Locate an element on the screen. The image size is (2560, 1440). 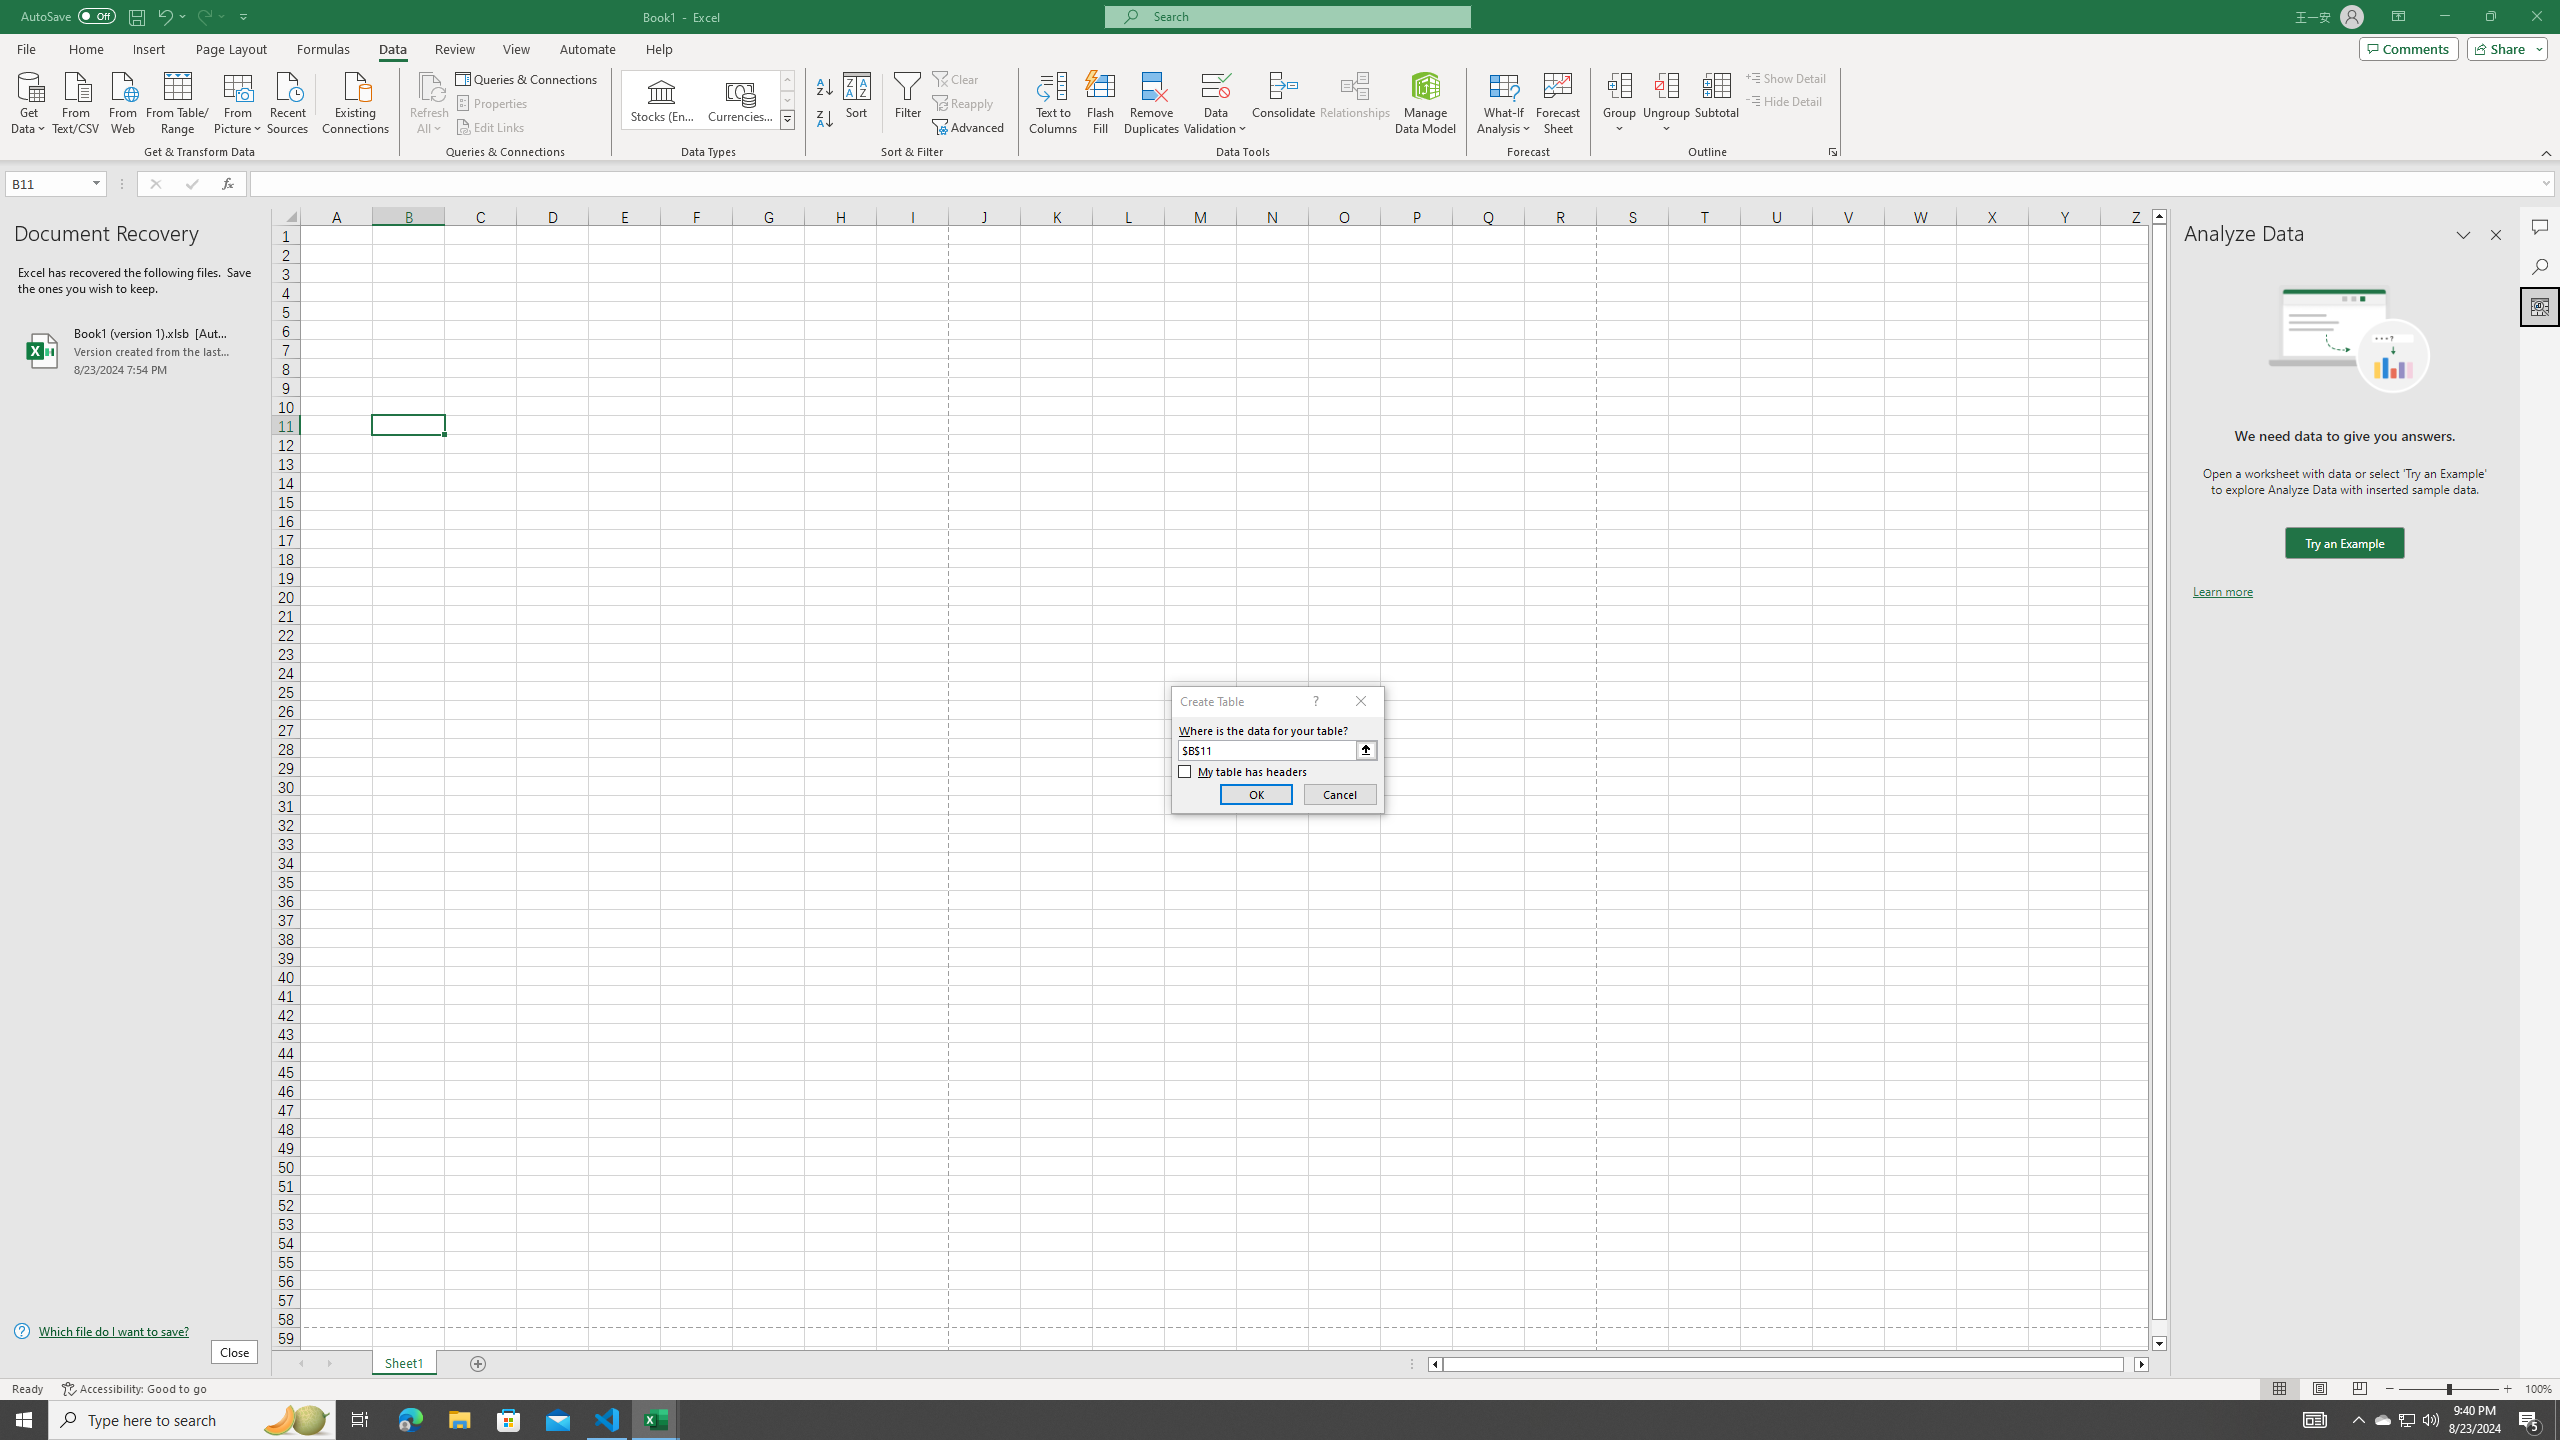
'Remove Duplicates' is located at coordinates (1151, 103).